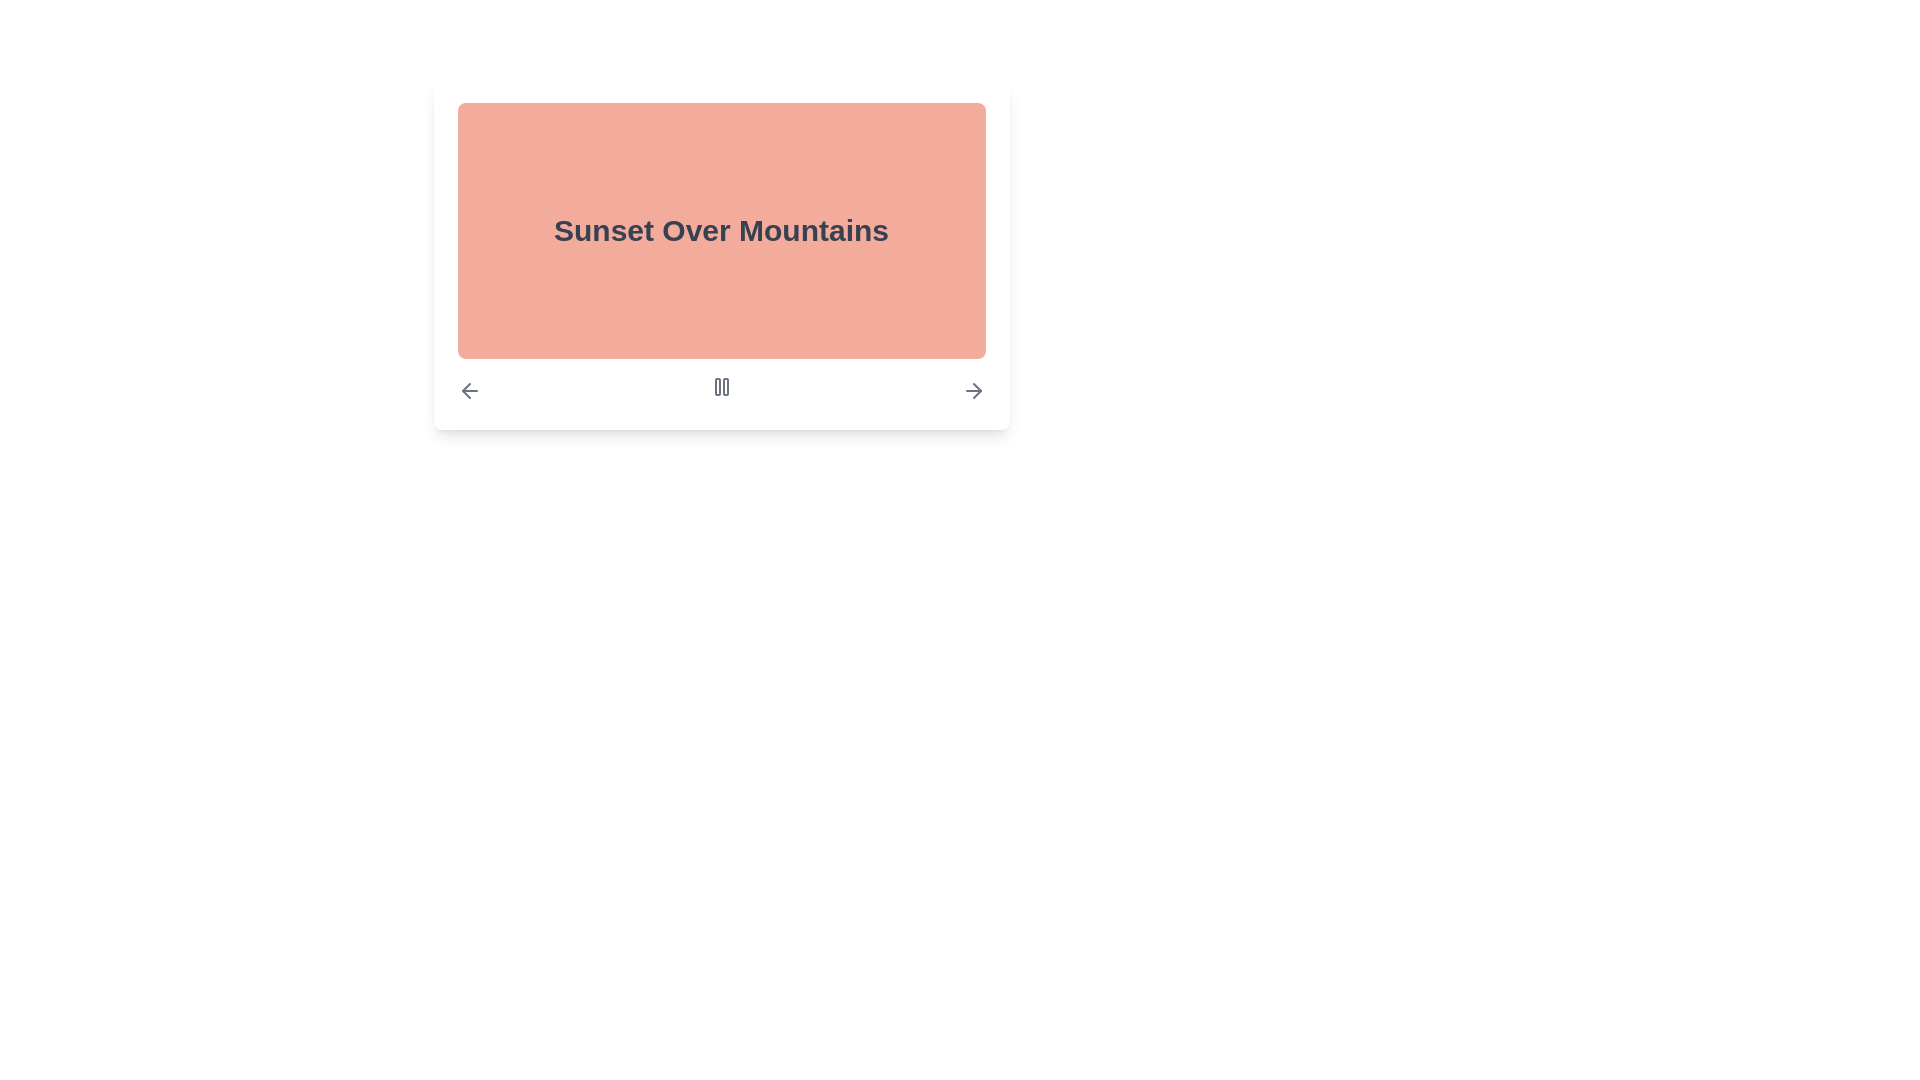  Describe the element at coordinates (464, 389) in the screenshot. I see `the navigational icon located at the left side of the interface` at that location.